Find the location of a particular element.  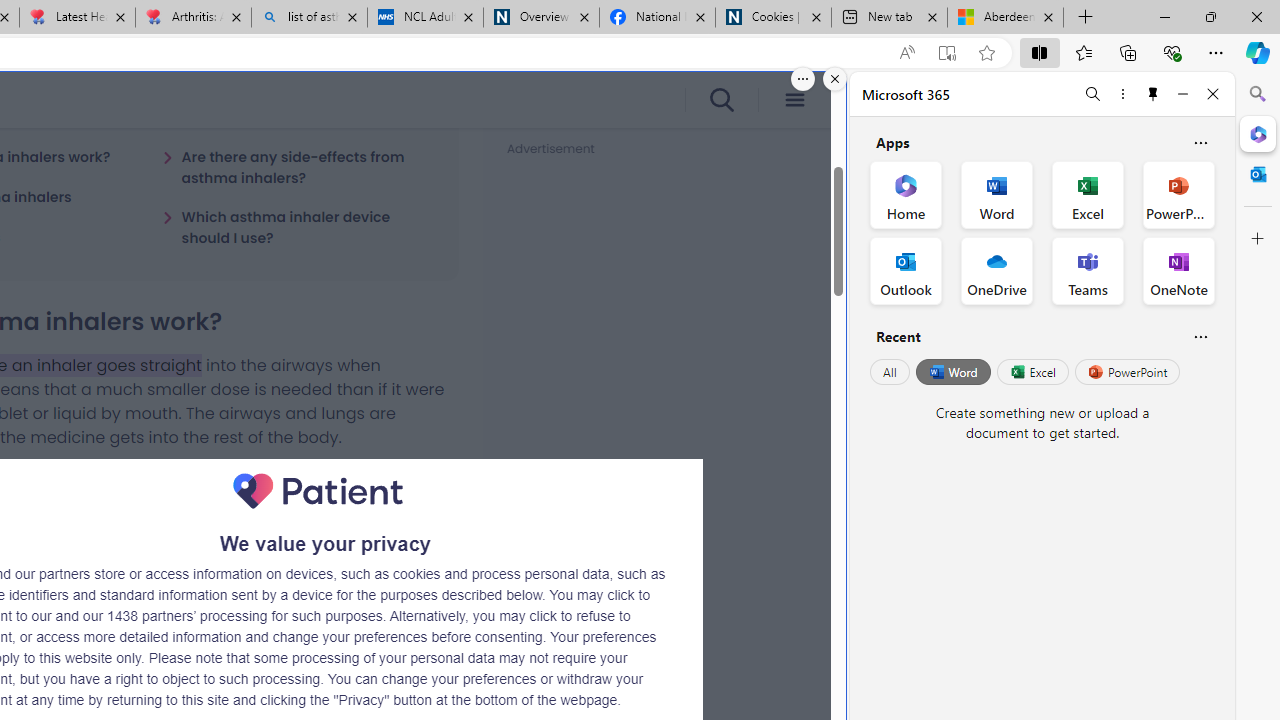

'Arthritis: Ask Health Professionals' is located at coordinates (193, 17).